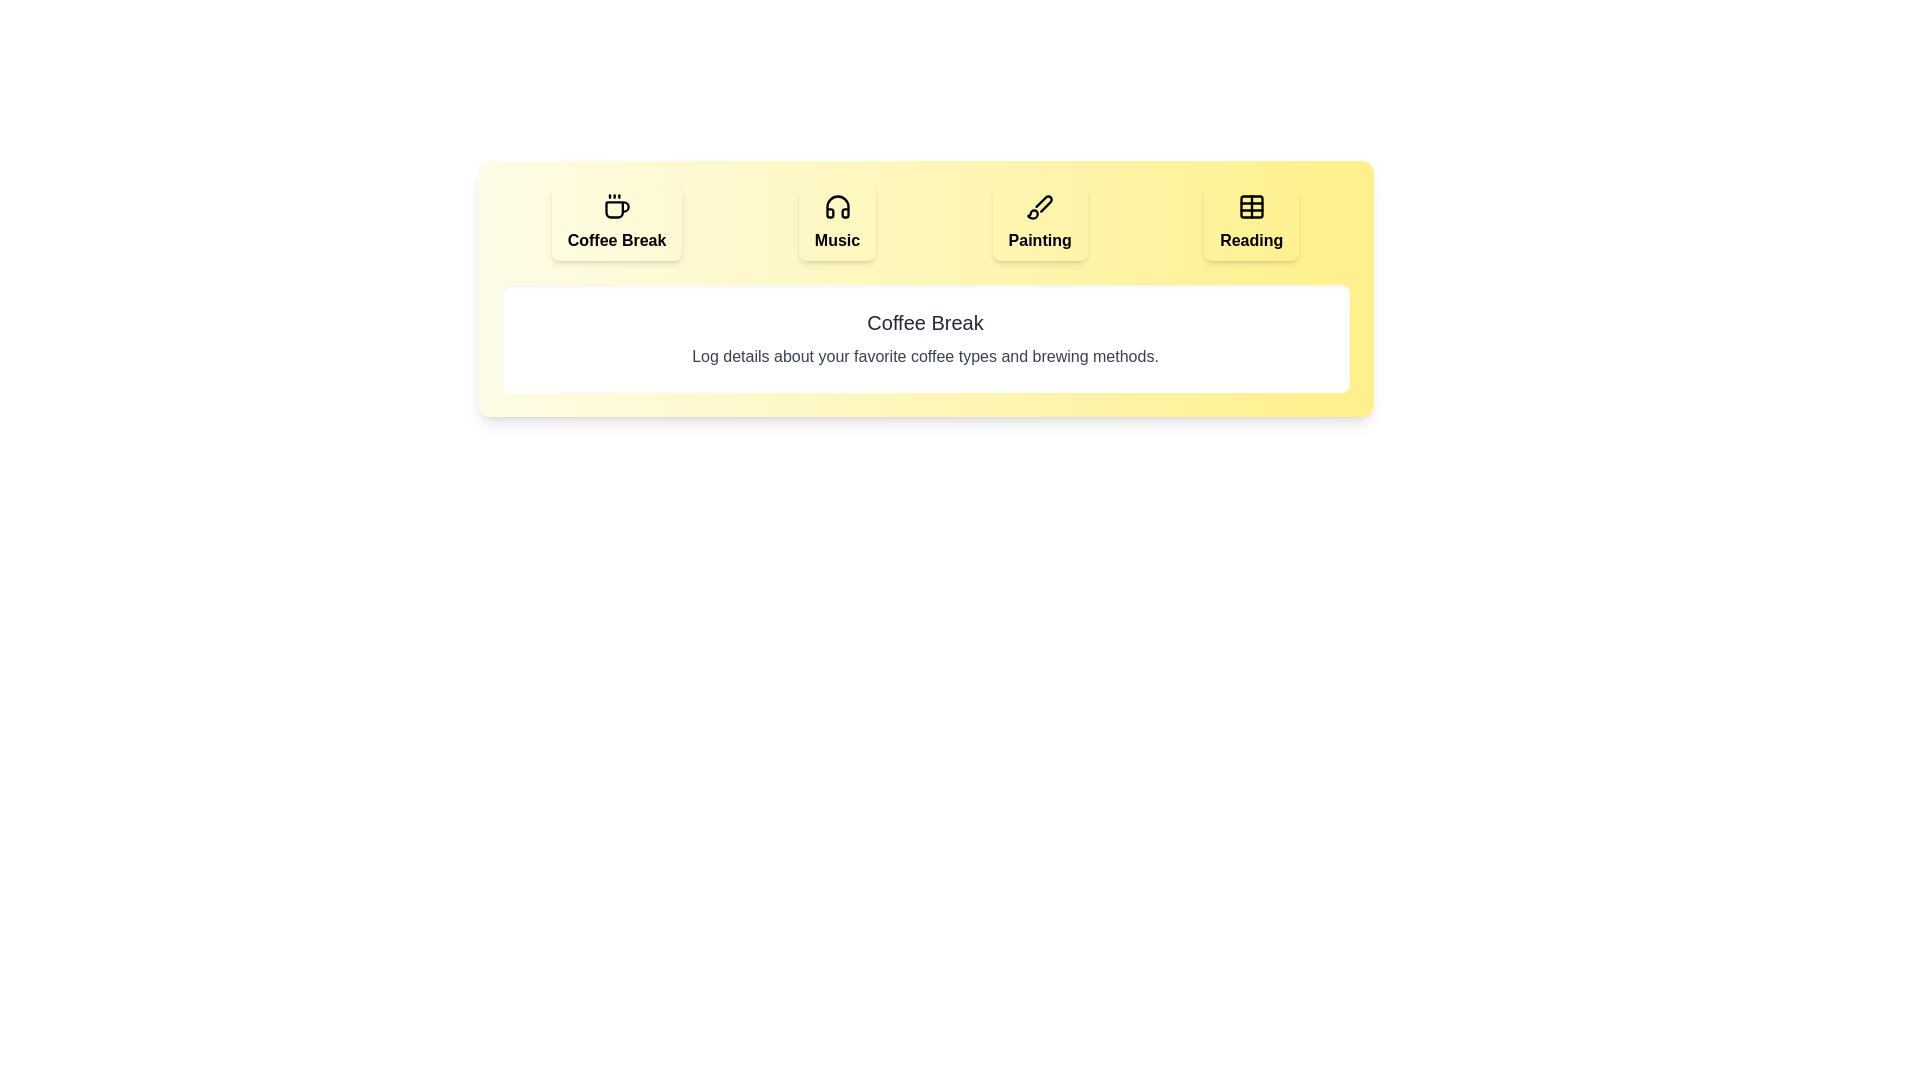  What do you see at coordinates (616, 207) in the screenshot?
I see `the coffee cup SVG icon with steam lines that is part of the 'Coffee Break' selection button` at bounding box center [616, 207].